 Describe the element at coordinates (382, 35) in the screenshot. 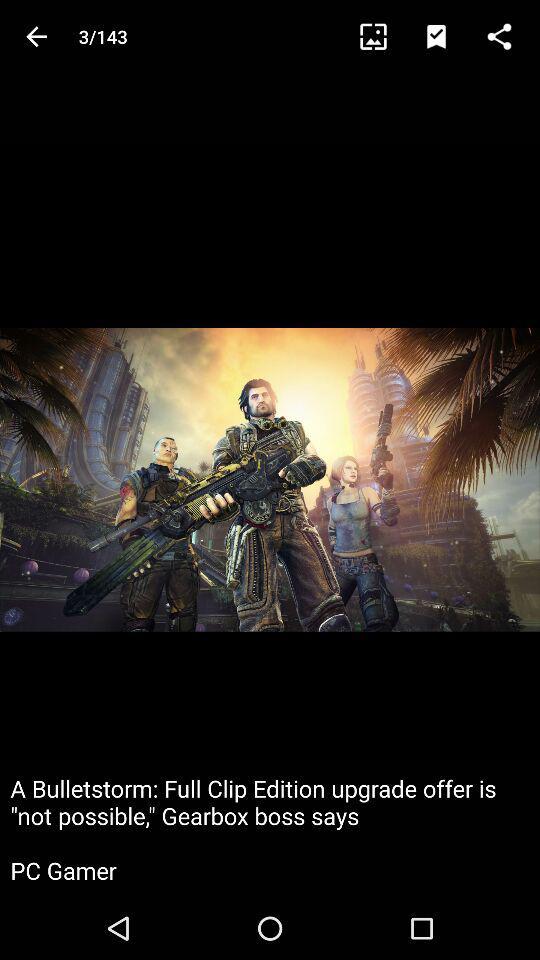

I see `crop image` at that location.